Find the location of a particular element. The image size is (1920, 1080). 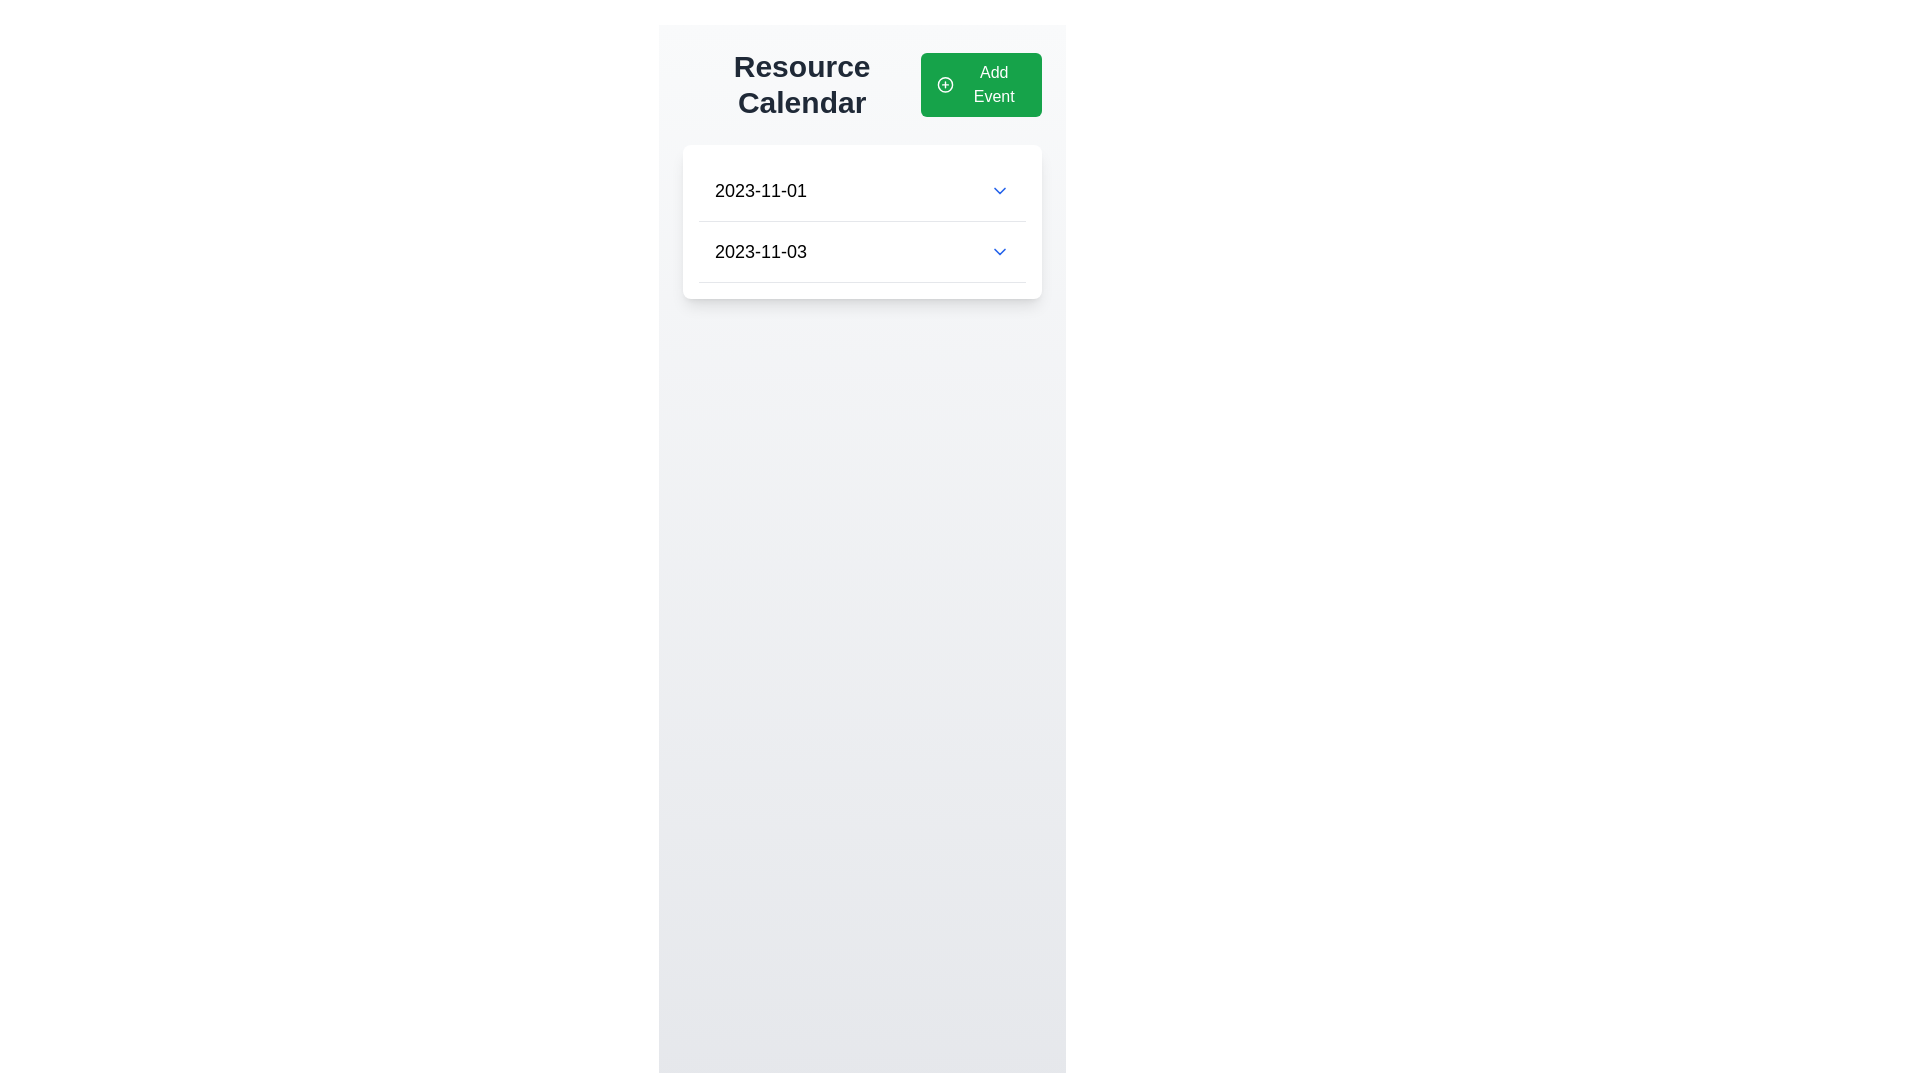

the second date item in the vertically stacked list is located at coordinates (862, 251).